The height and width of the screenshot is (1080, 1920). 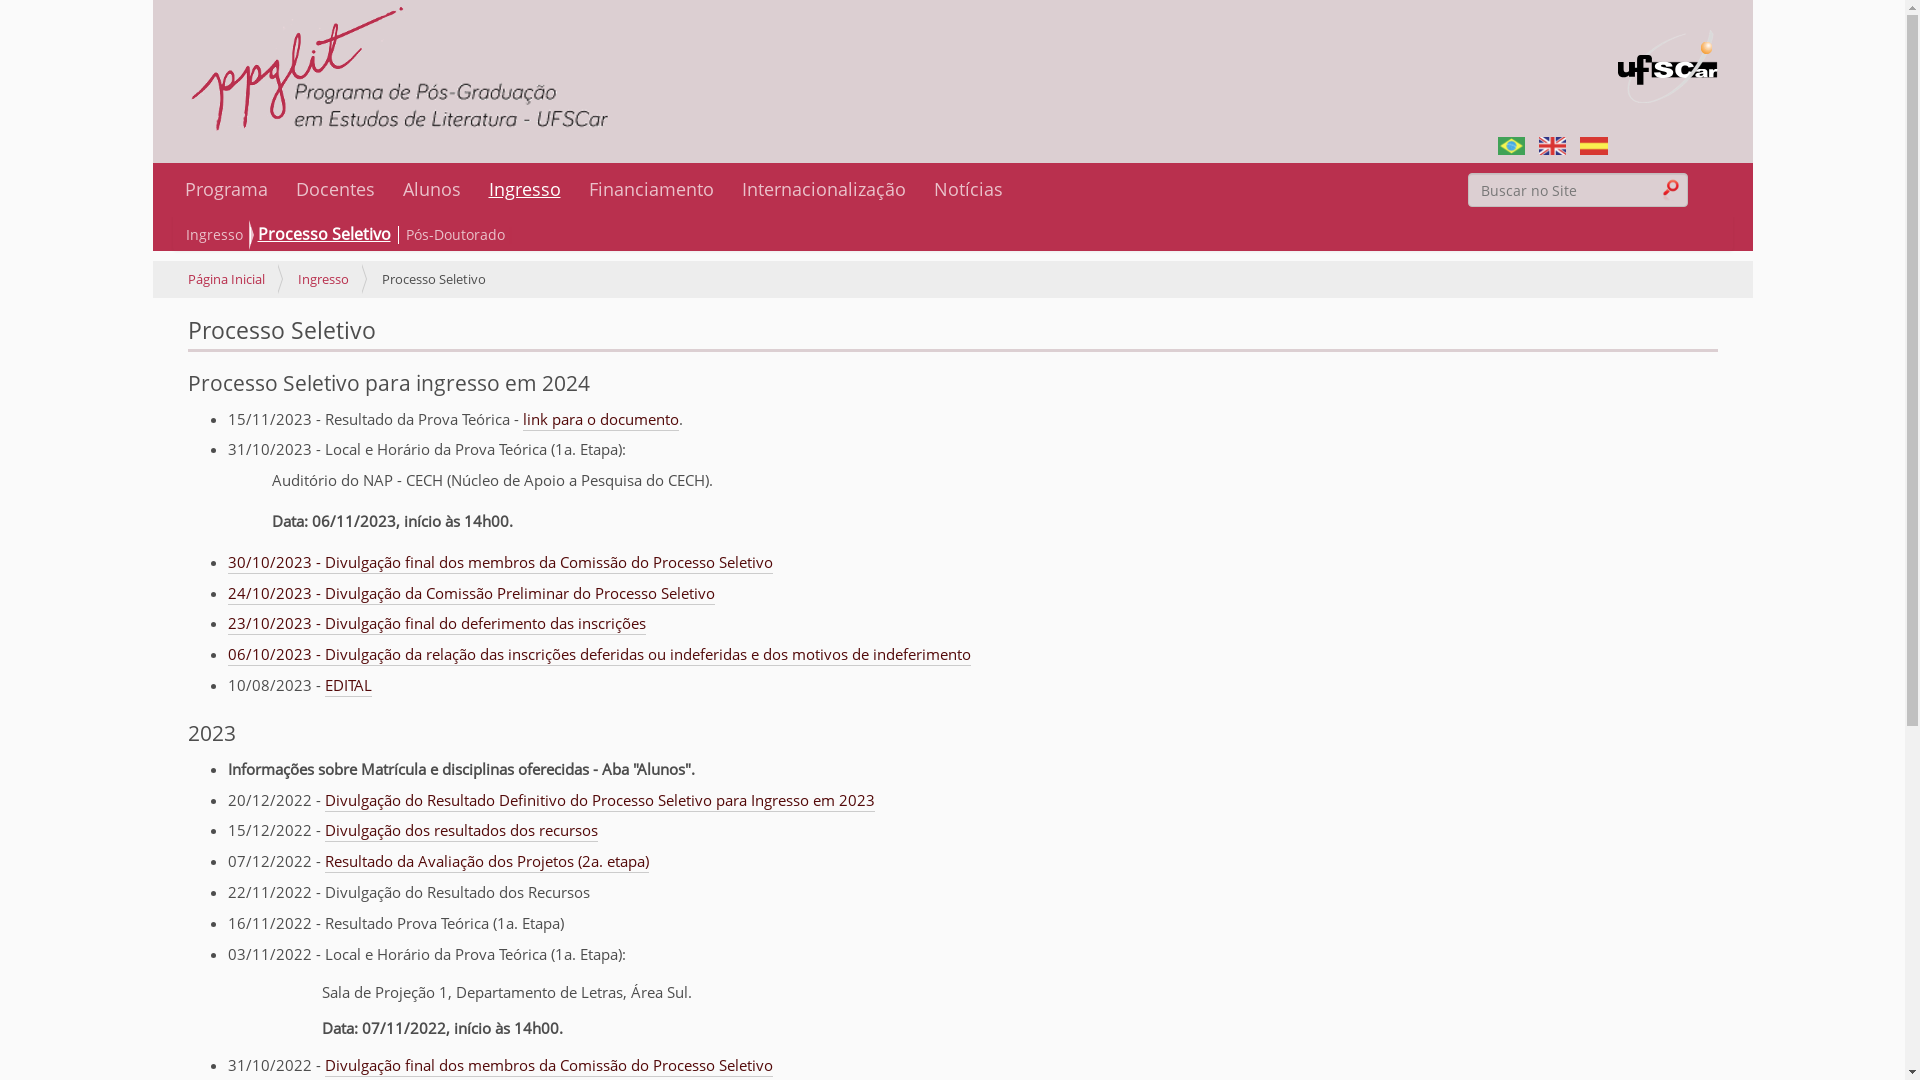 I want to click on 'Alunos', so click(x=430, y=189).